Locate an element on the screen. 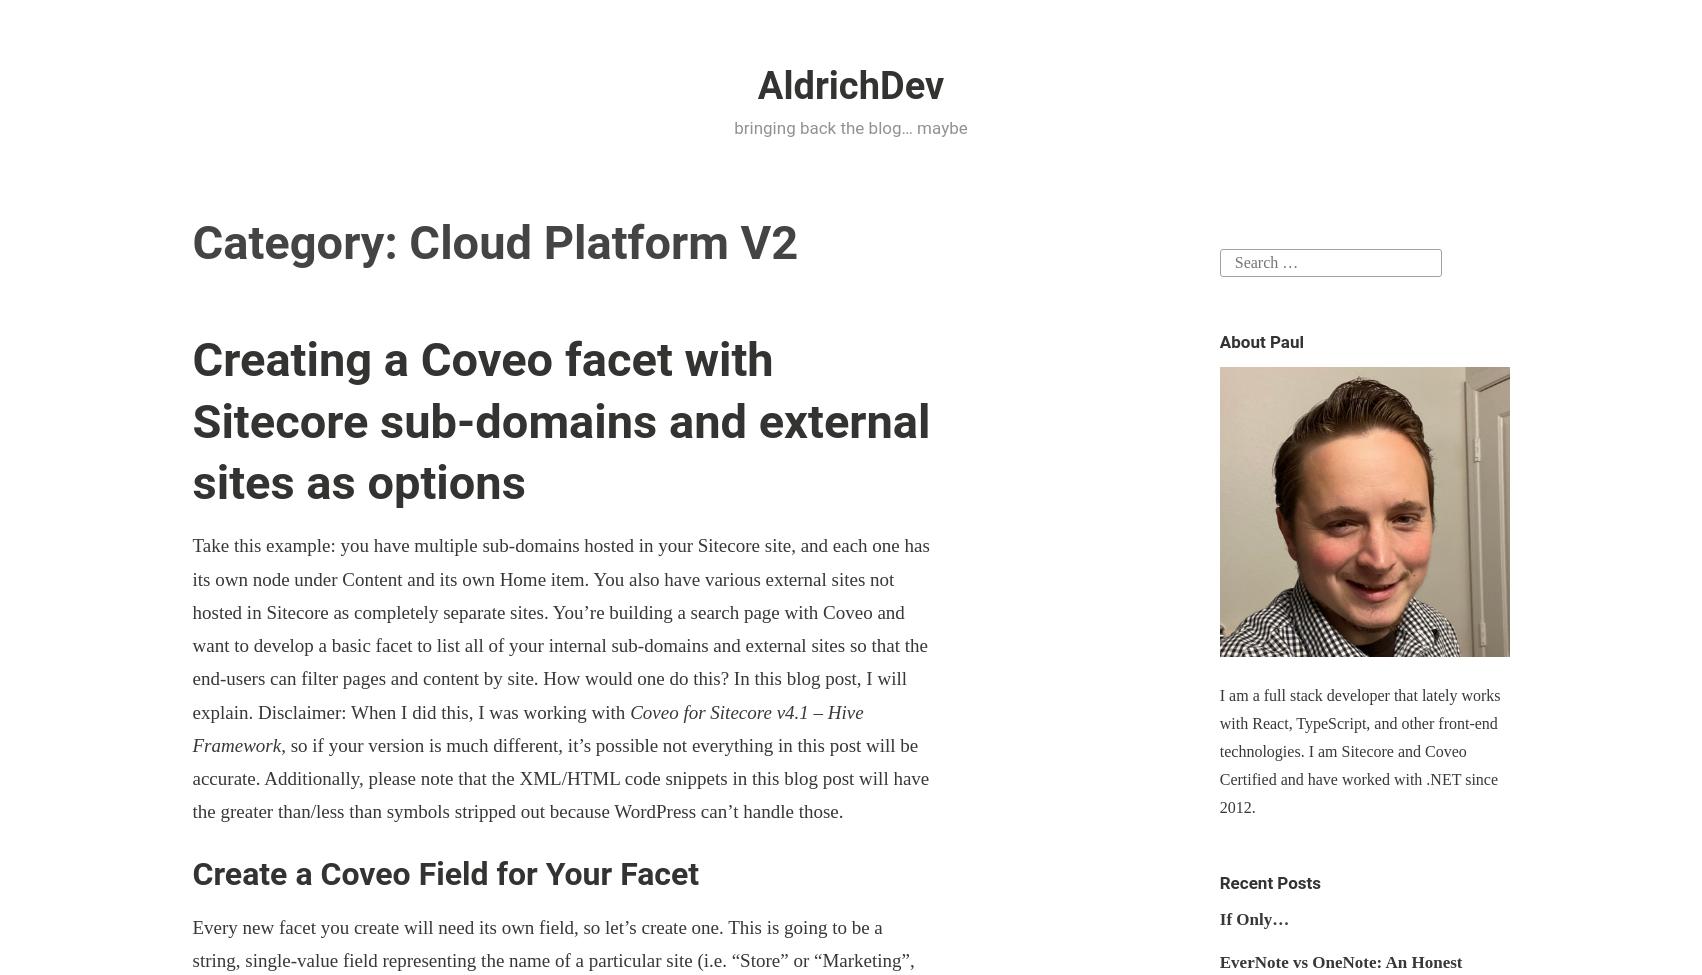 This screenshot has height=975, width=1702. 'Recent Posts' is located at coordinates (1218, 881).